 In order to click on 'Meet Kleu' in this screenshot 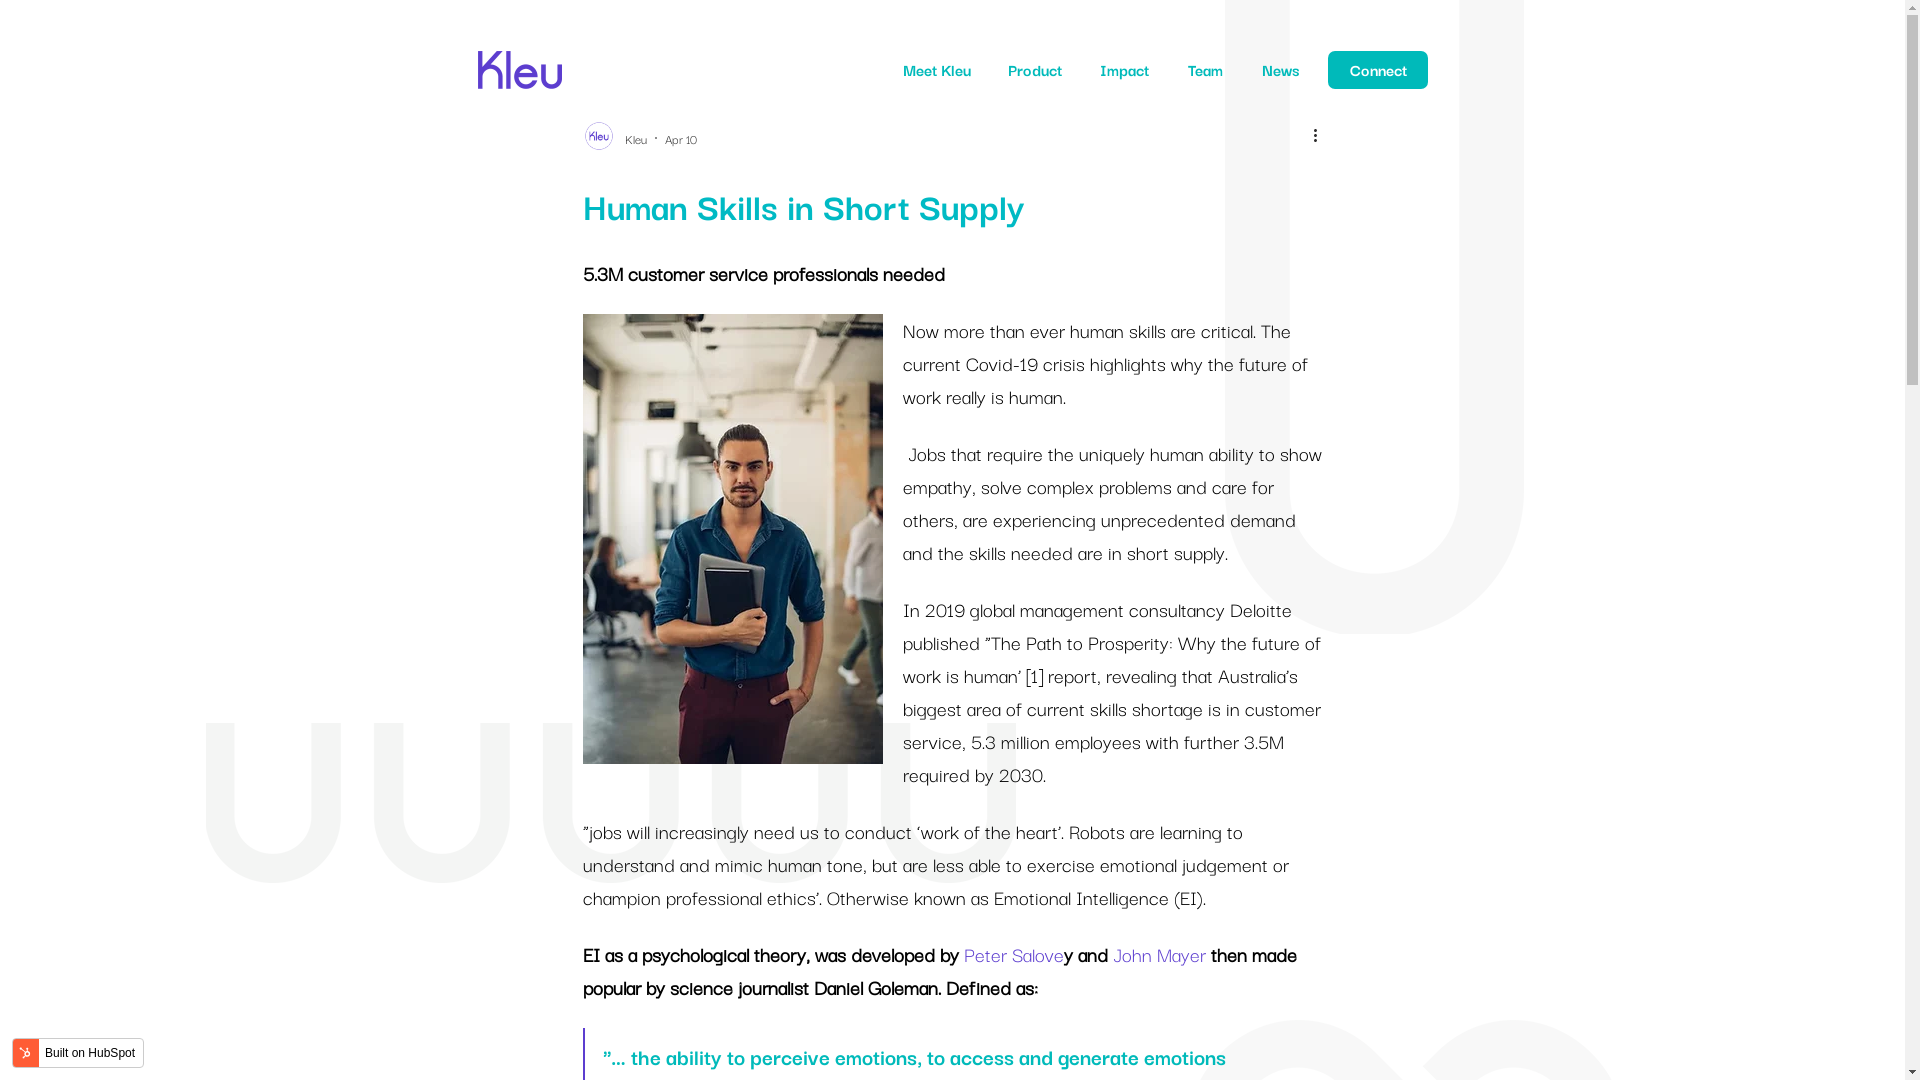, I will do `click(935, 68)`.